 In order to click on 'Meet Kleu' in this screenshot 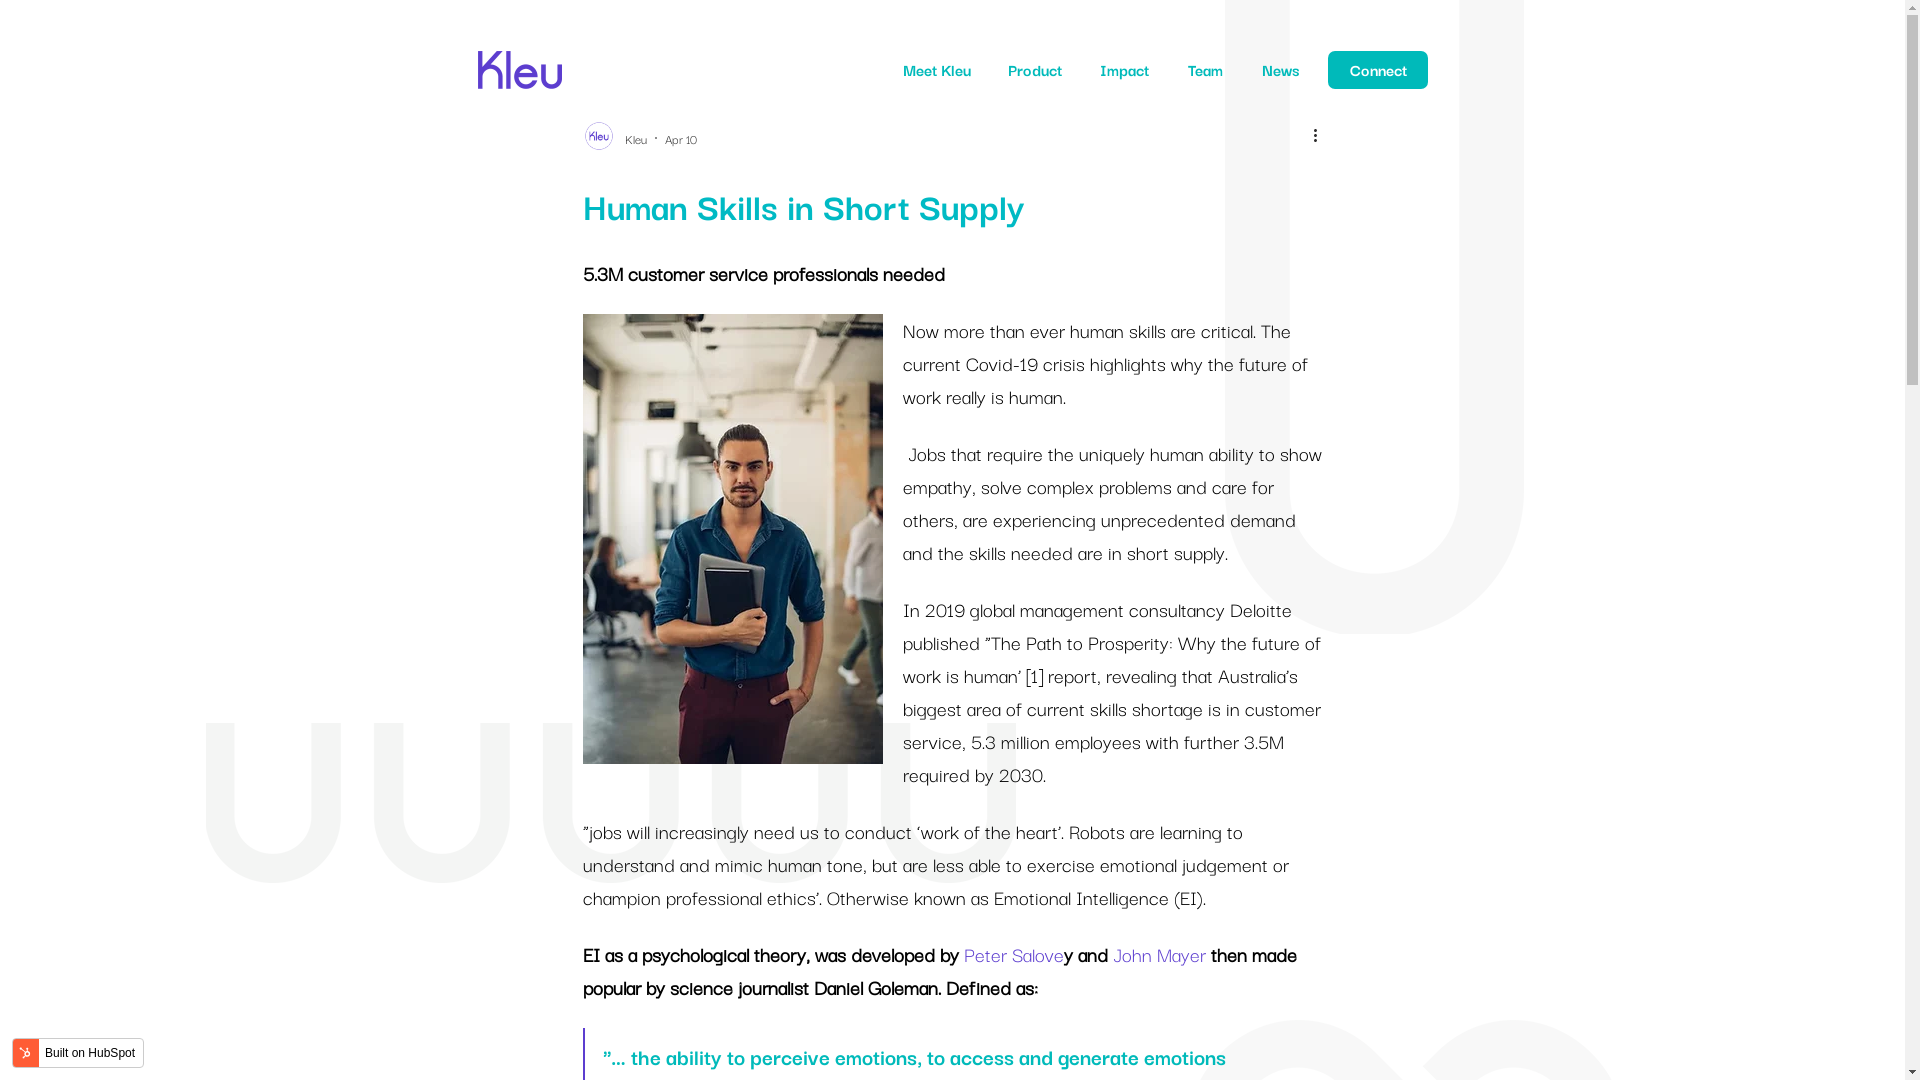, I will do `click(935, 68)`.